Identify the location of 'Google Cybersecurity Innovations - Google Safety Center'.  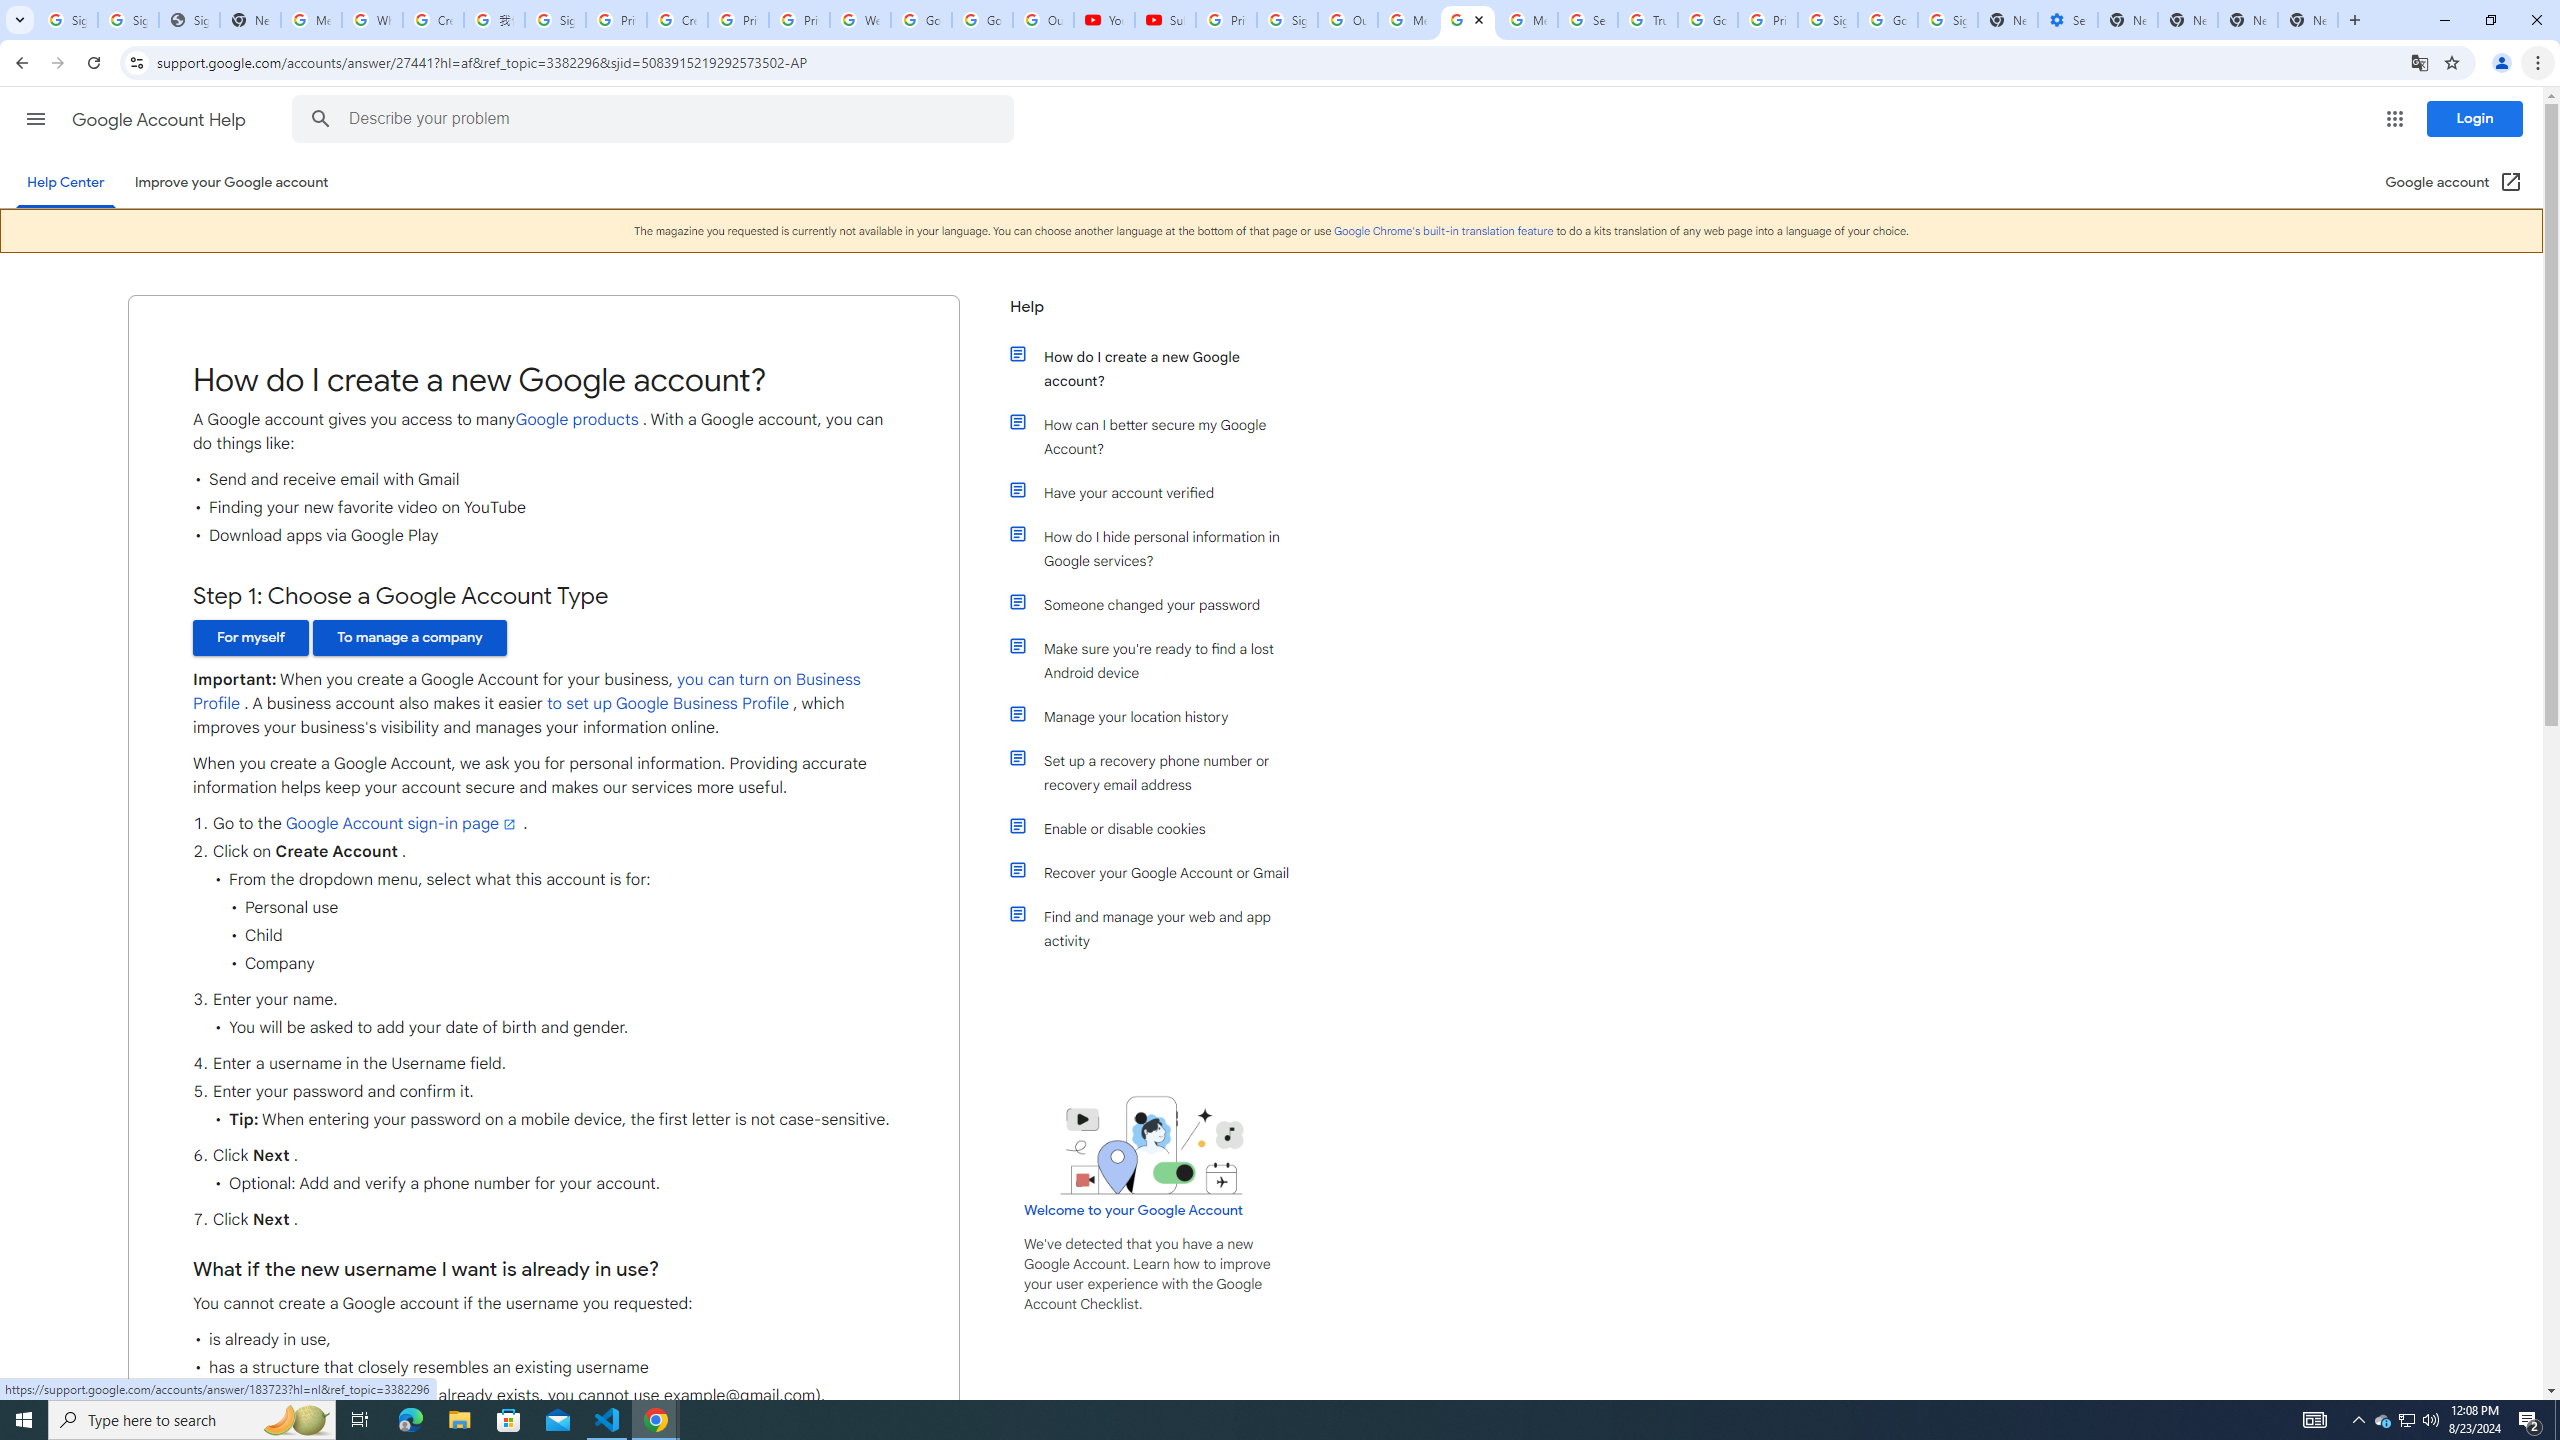
(1887, 19).